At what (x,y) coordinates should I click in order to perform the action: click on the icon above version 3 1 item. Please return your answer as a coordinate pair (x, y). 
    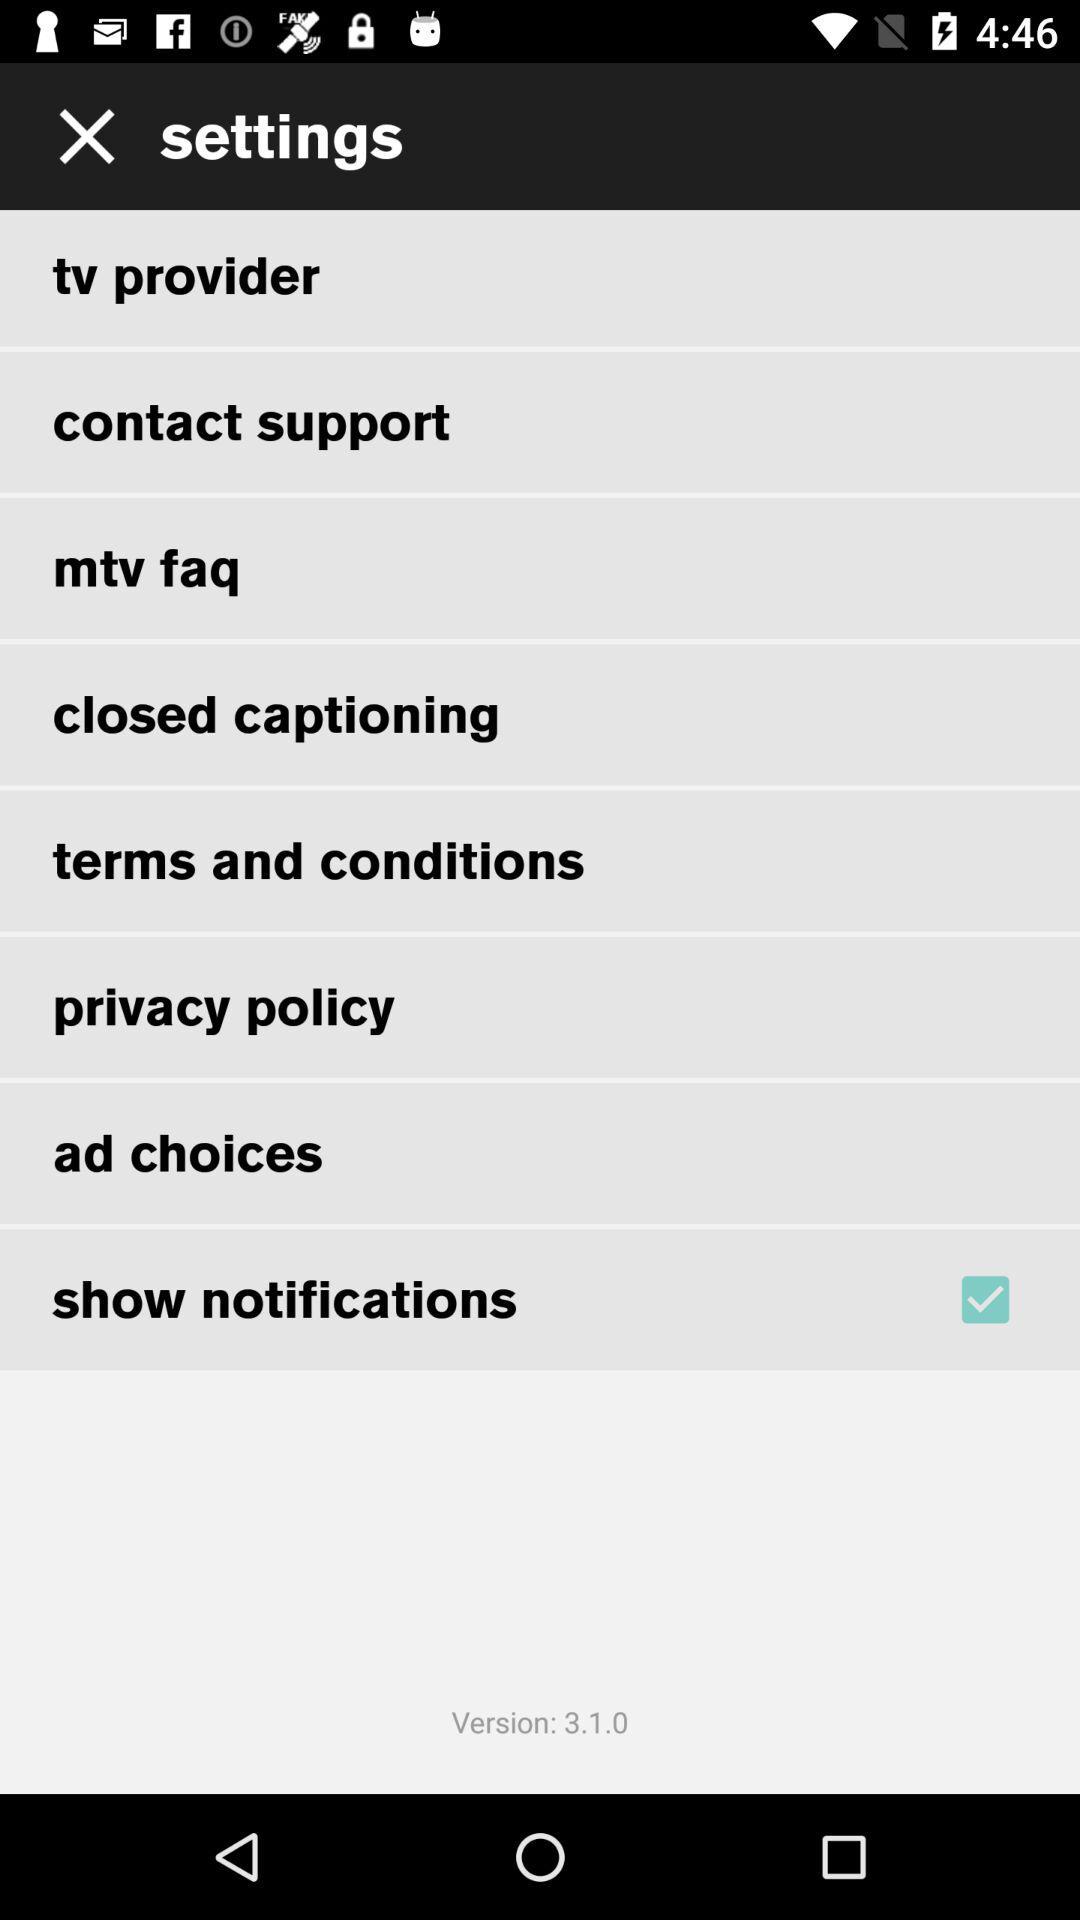
    Looking at the image, I should click on (1011, 1299).